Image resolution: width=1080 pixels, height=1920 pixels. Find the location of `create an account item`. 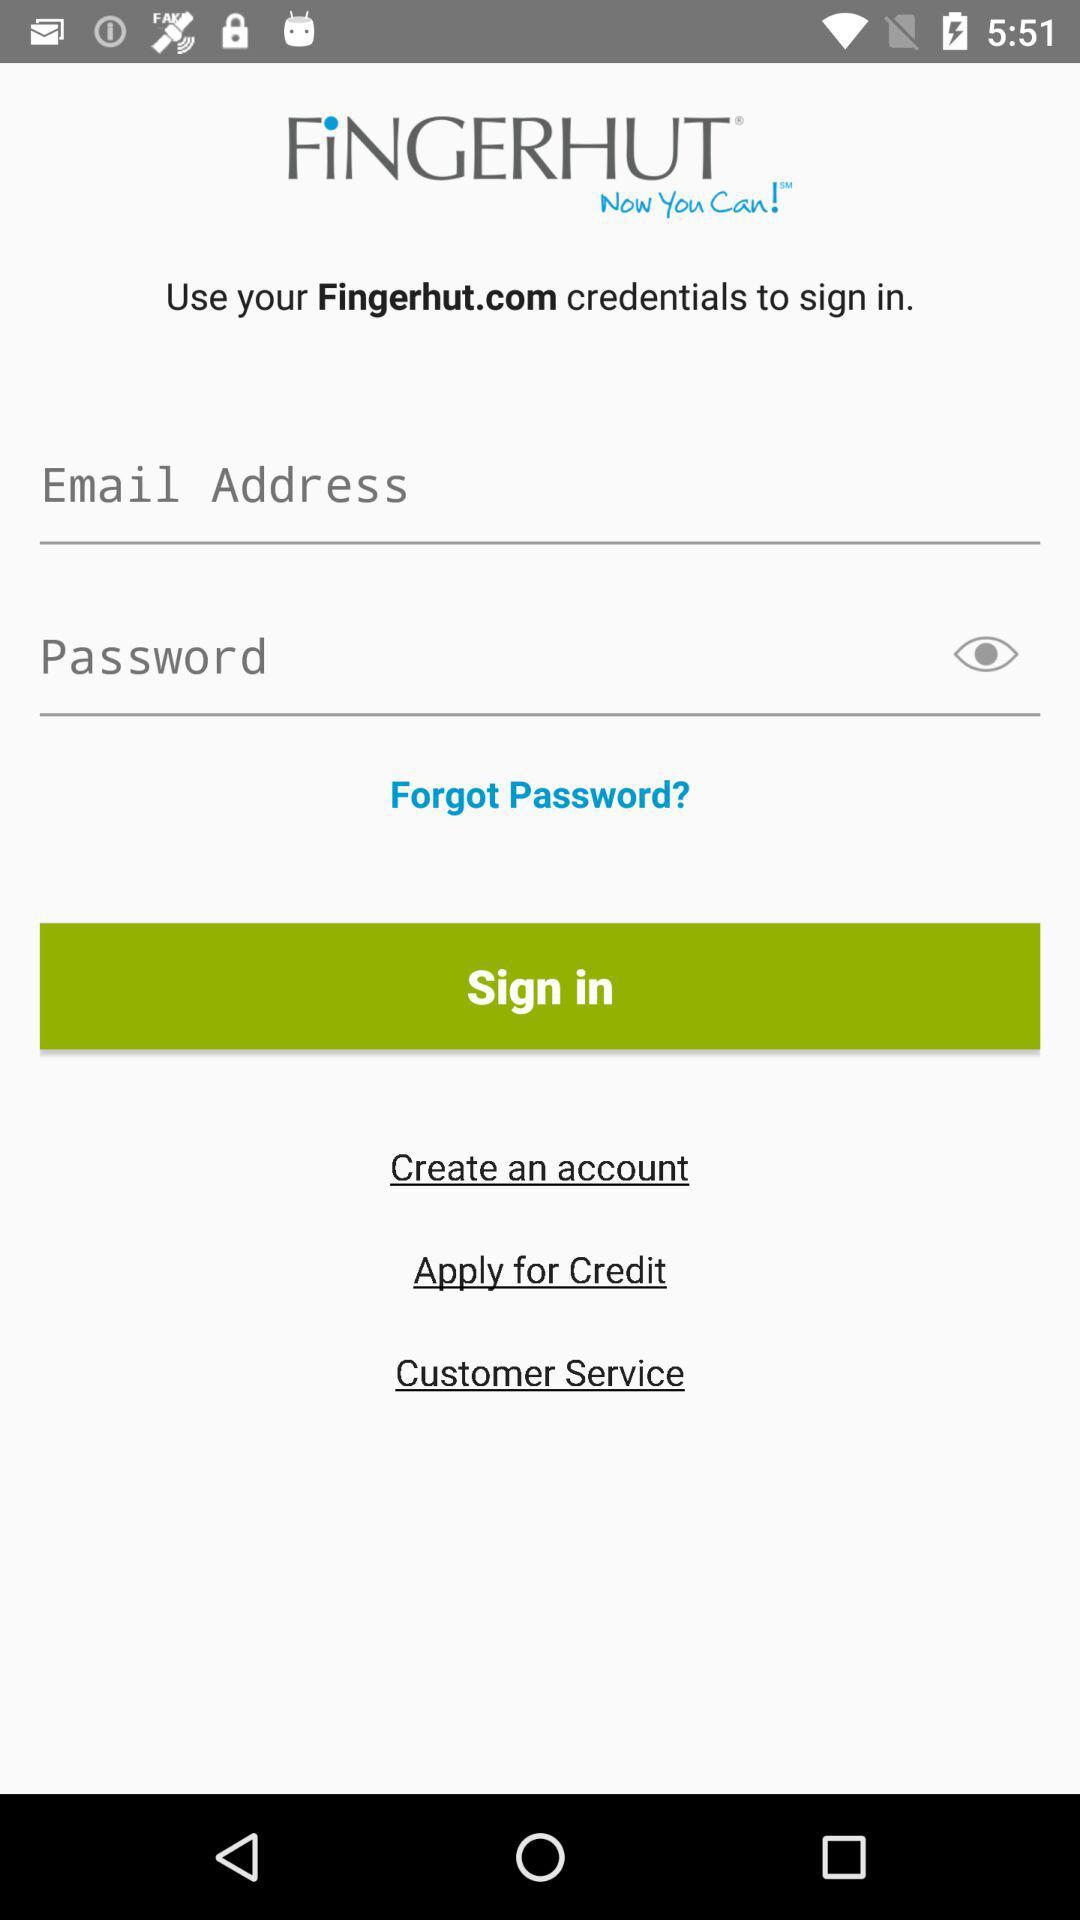

create an account item is located at coordinates (538, 1166).